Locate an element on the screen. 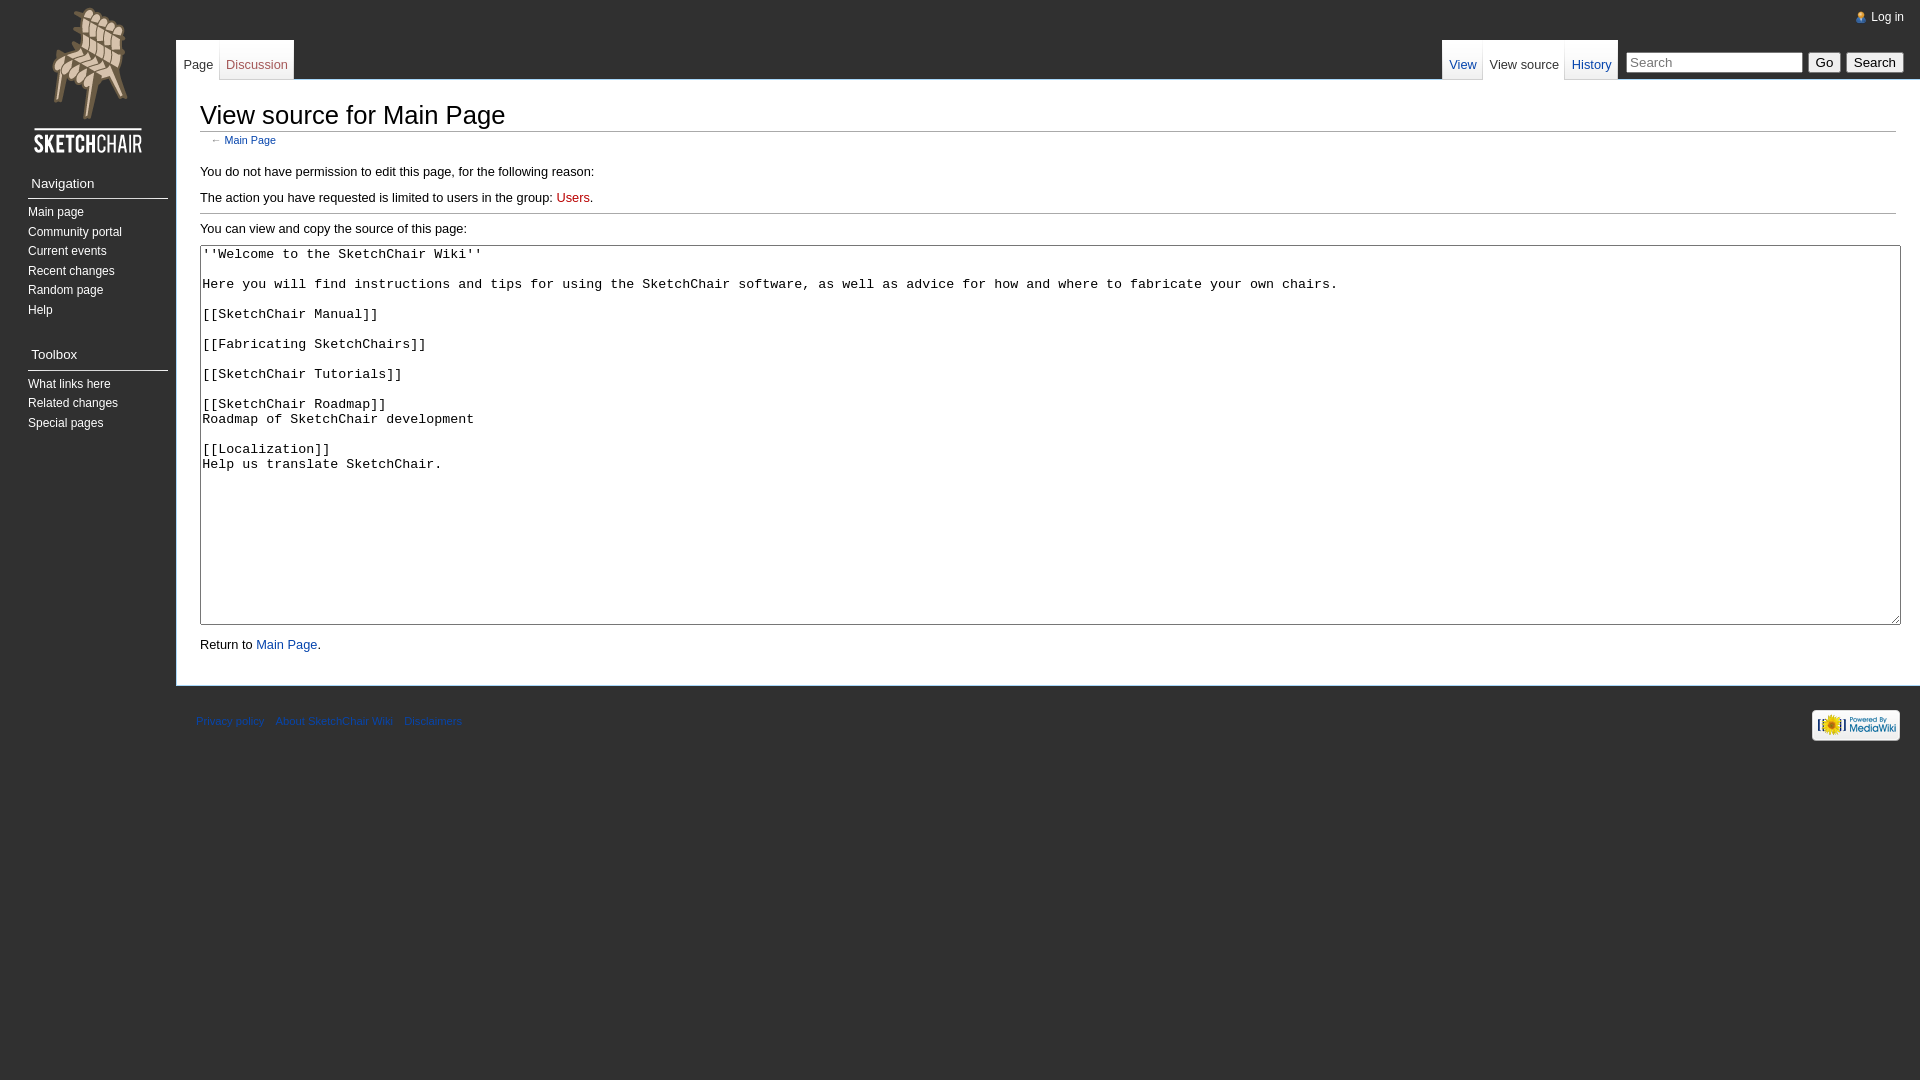 The width and height of the screenshot is (1920, 1080). 'Discussion' is located at coordinates (220, 59).